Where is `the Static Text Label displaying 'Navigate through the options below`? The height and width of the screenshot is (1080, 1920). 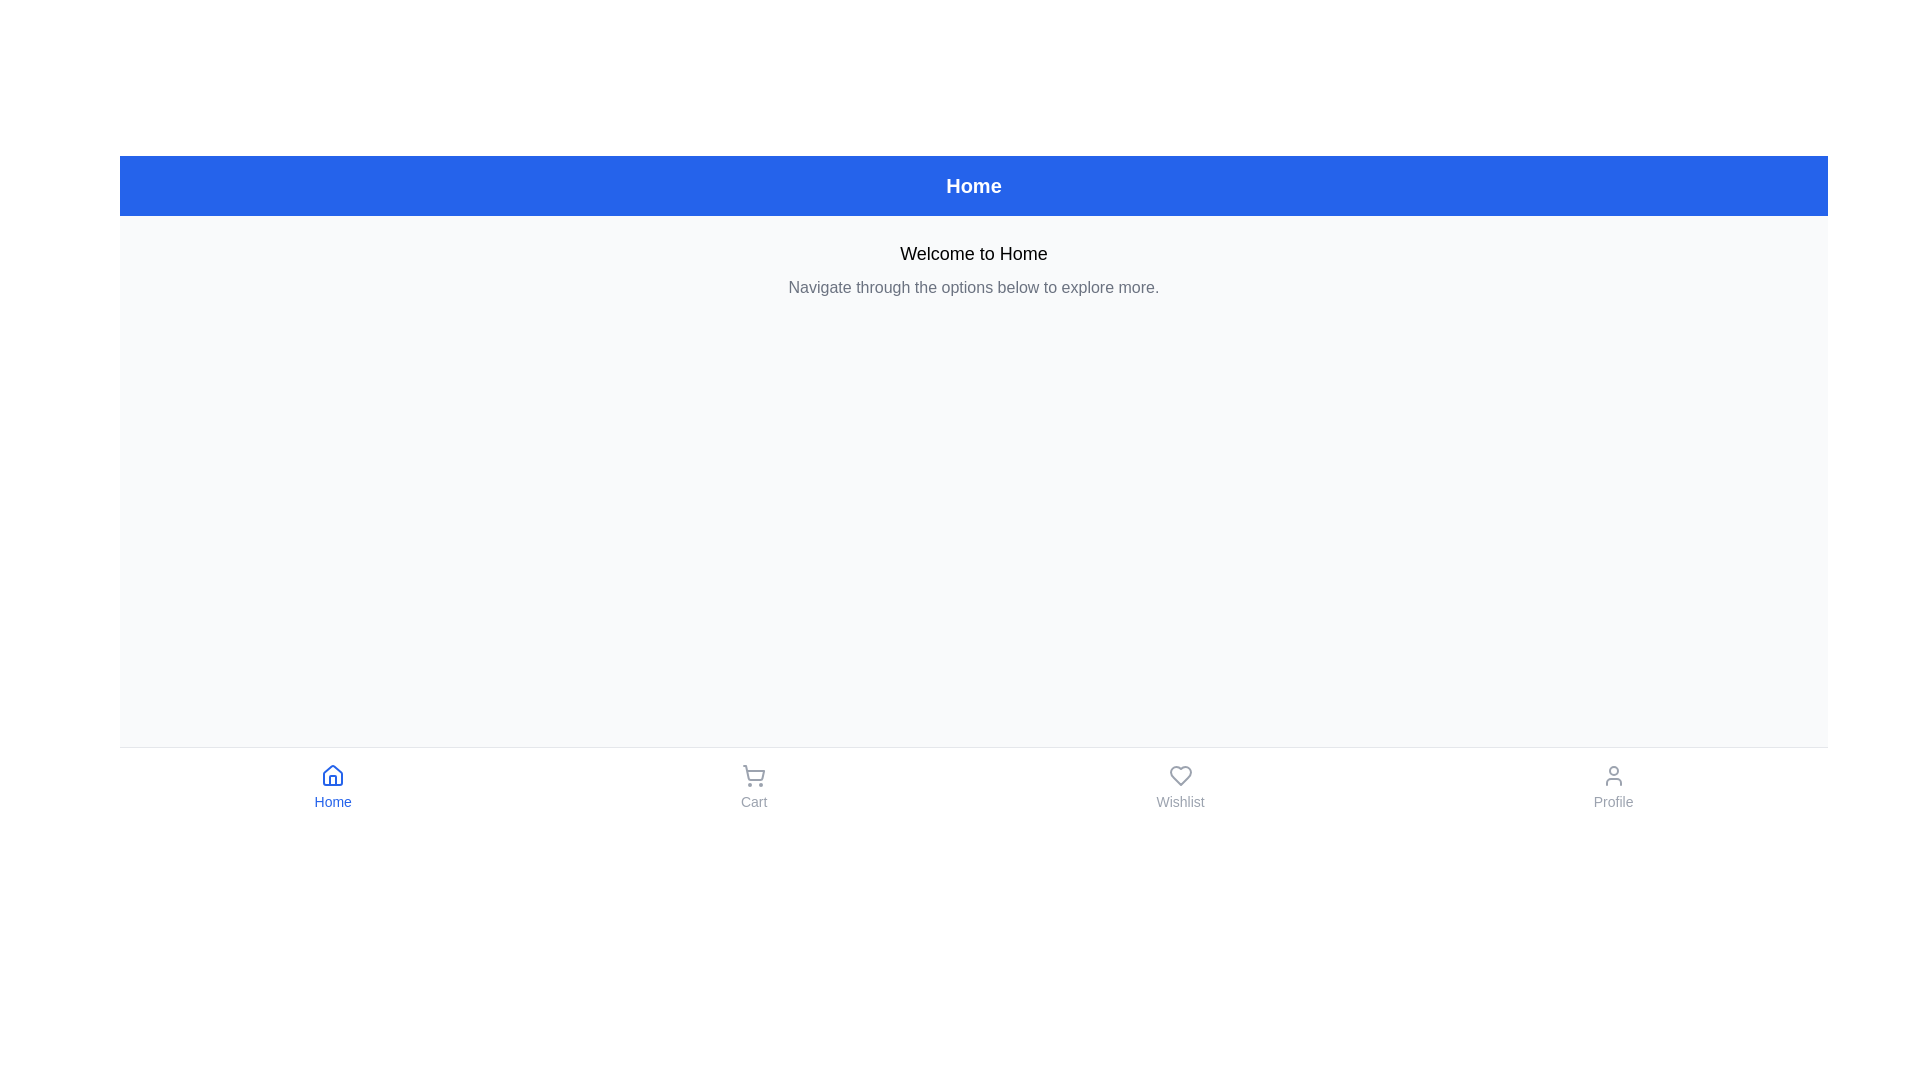
the Static Text Label displaying 'Navigate through the options below is located at coordinates (974, 288).